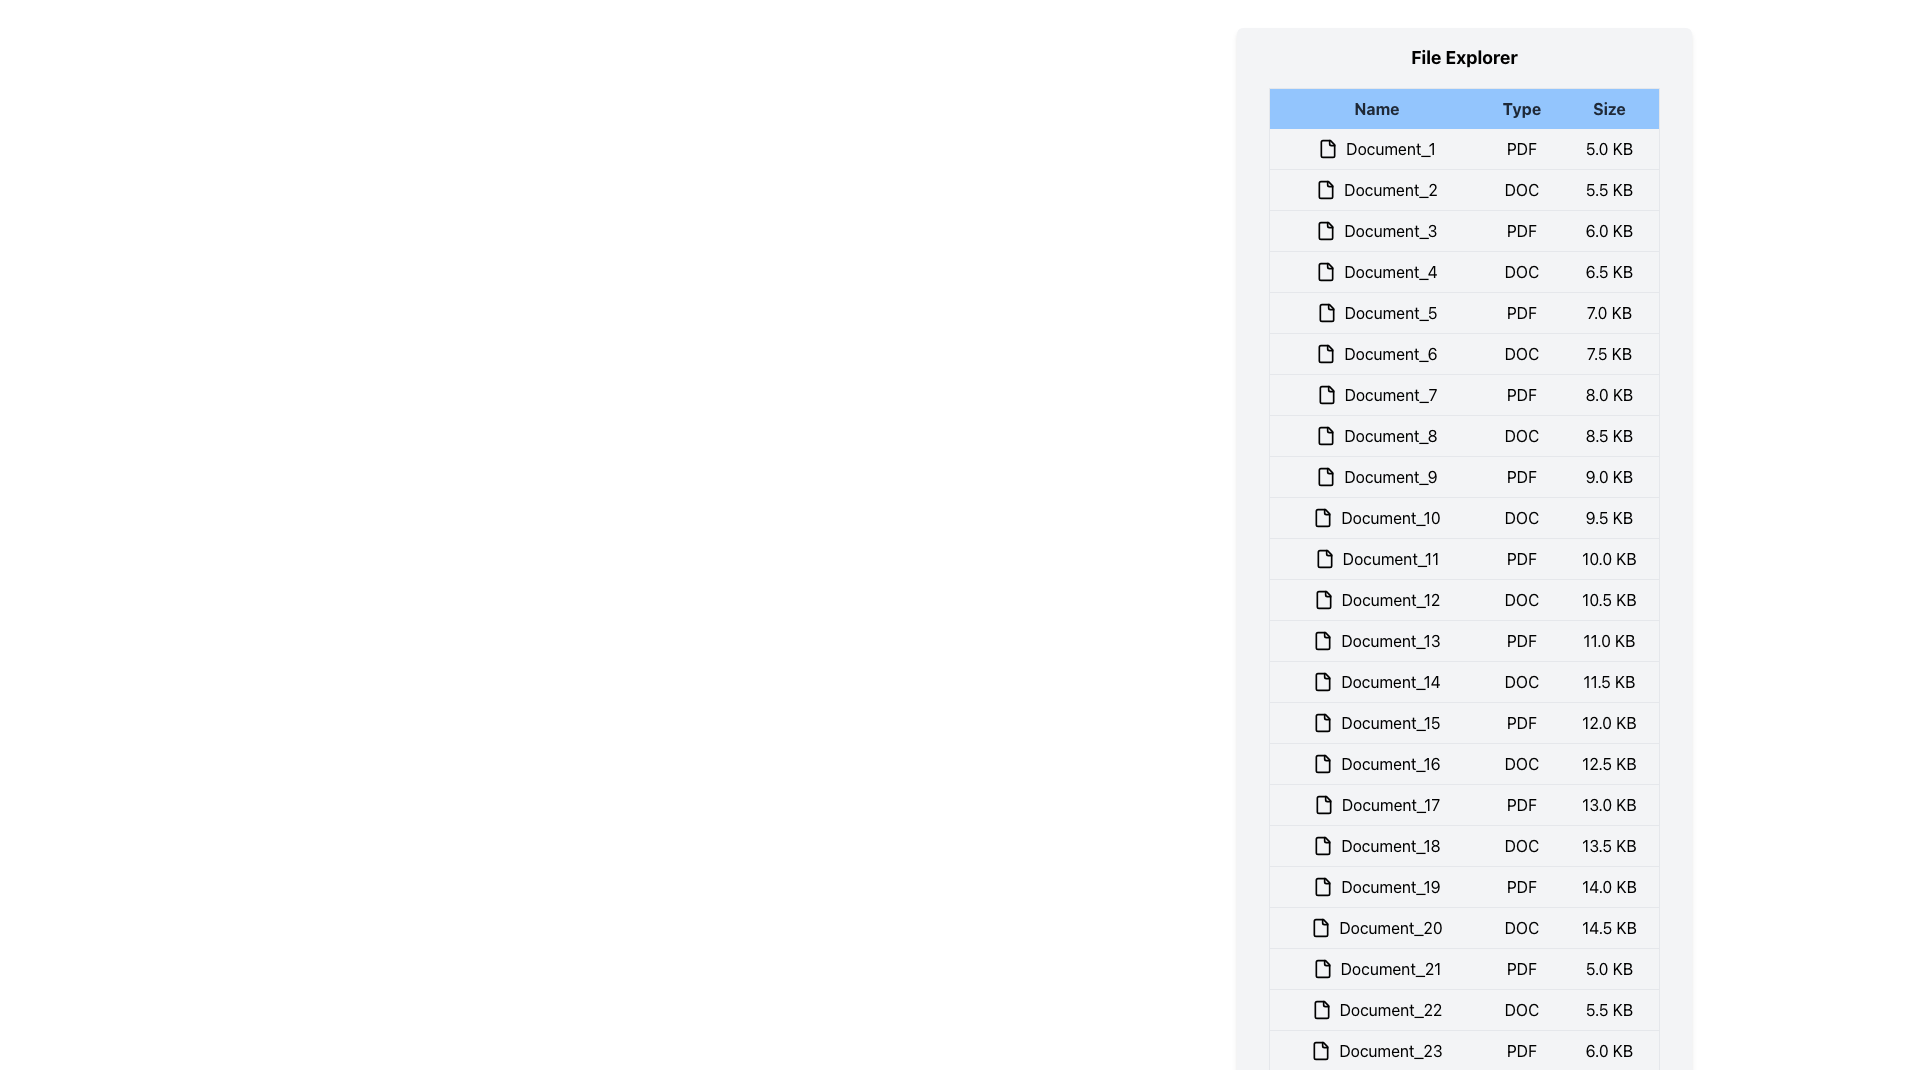 This screenshot has height=1080, width=1920. I want to click on the document file icon located, so click(1326, 394).